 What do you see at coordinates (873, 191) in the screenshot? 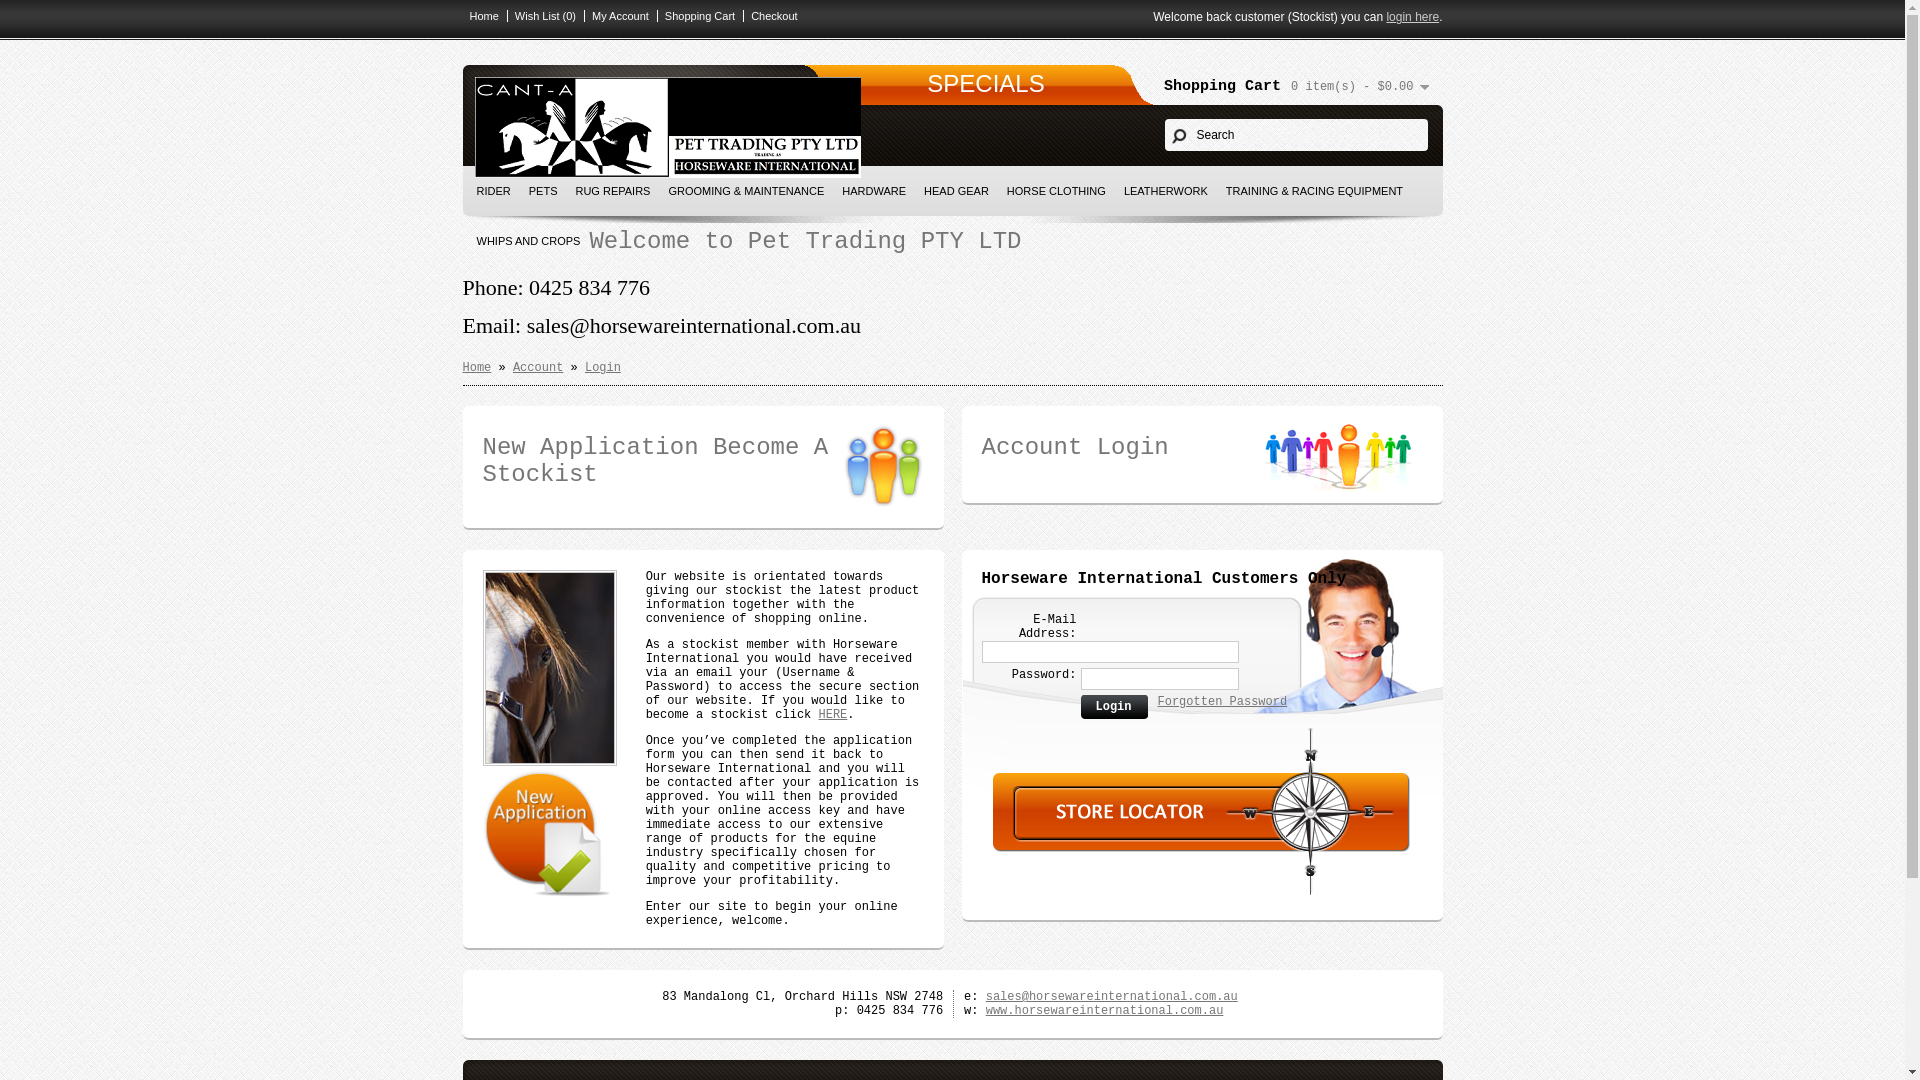
I see `'HARDWARE'` at bounding box center [873, 191].